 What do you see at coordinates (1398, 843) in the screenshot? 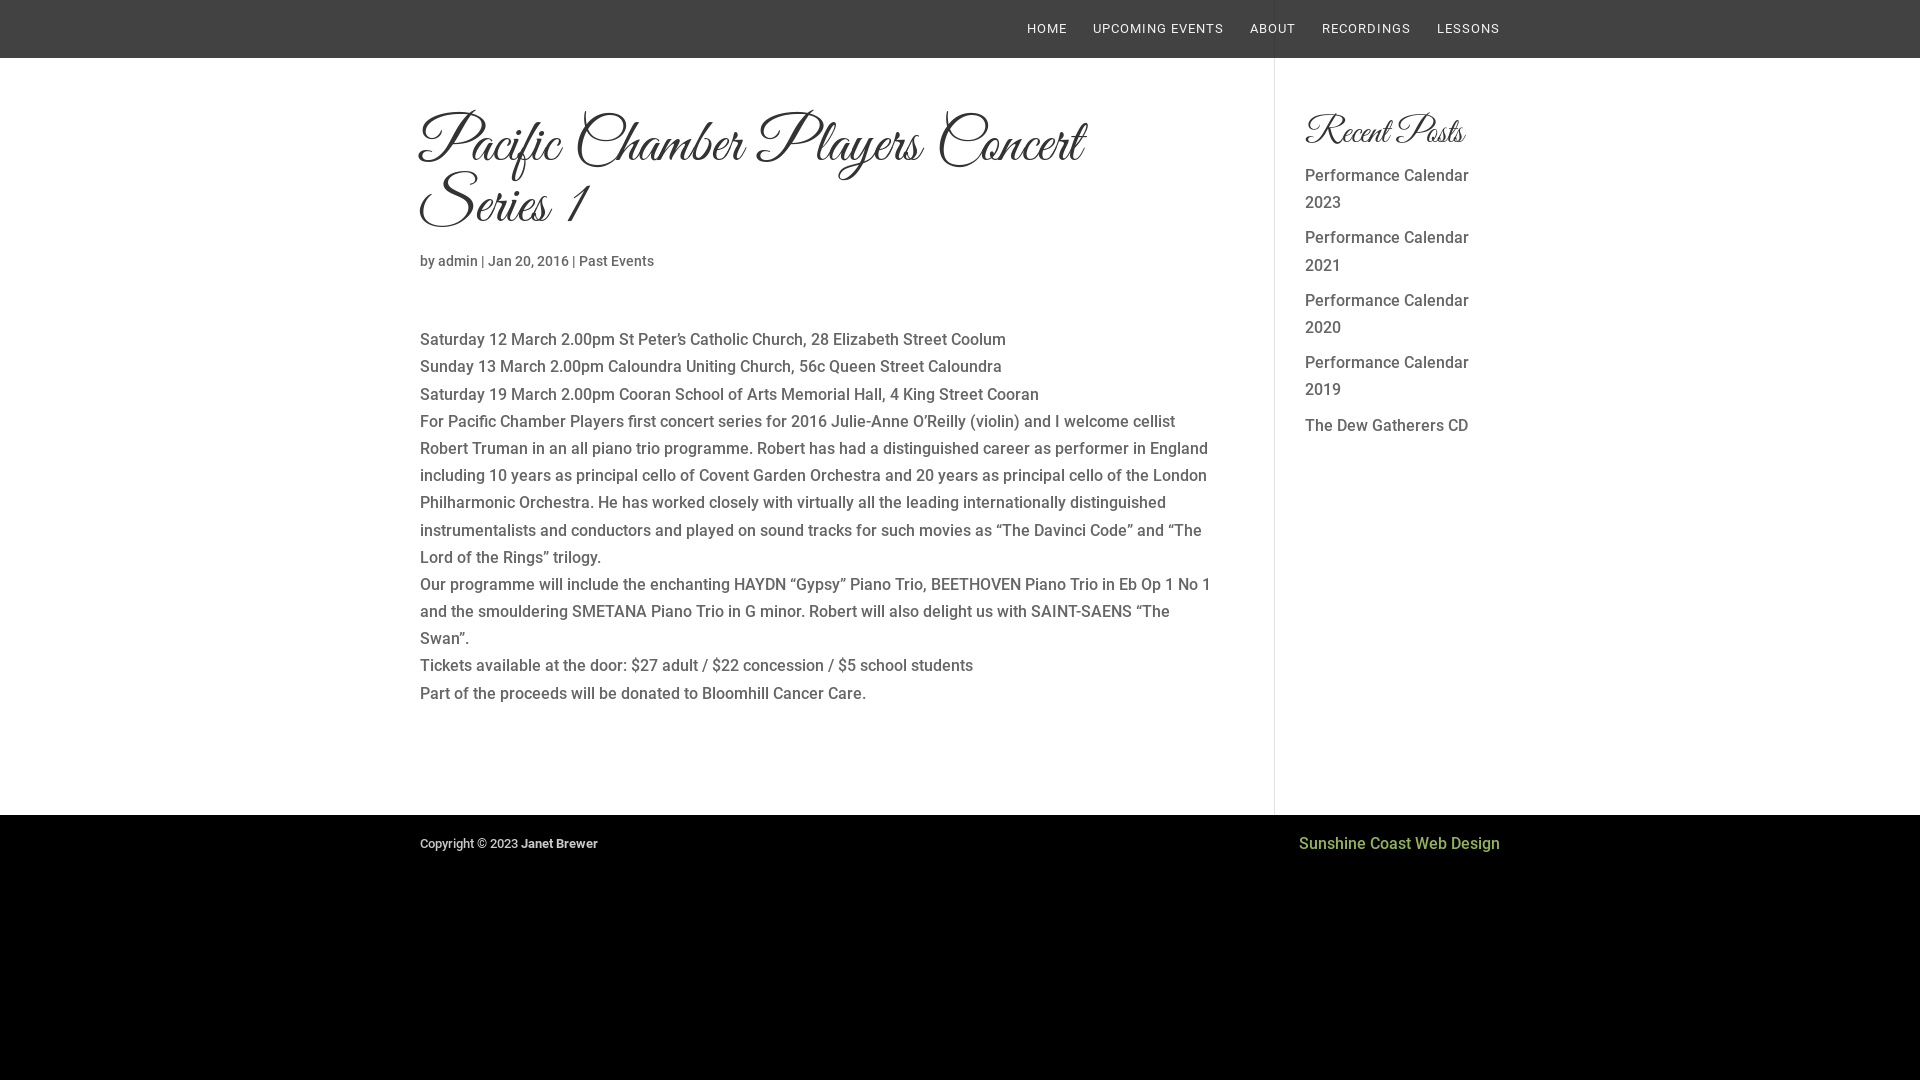
I see `'Sunshine Coast Web Design'` at bounding box center [1398, 843].